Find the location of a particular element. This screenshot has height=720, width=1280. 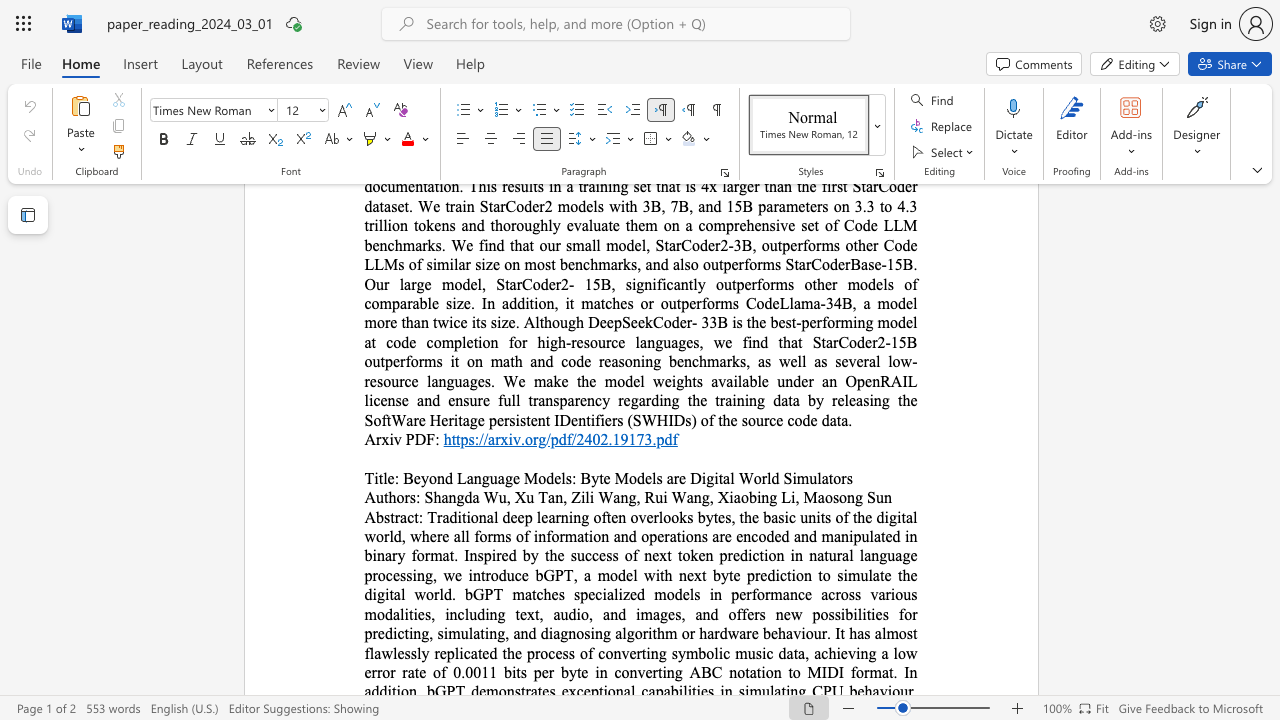

the subset text "g," within the text "Zili Wang," is located at coordinates (627, 496).